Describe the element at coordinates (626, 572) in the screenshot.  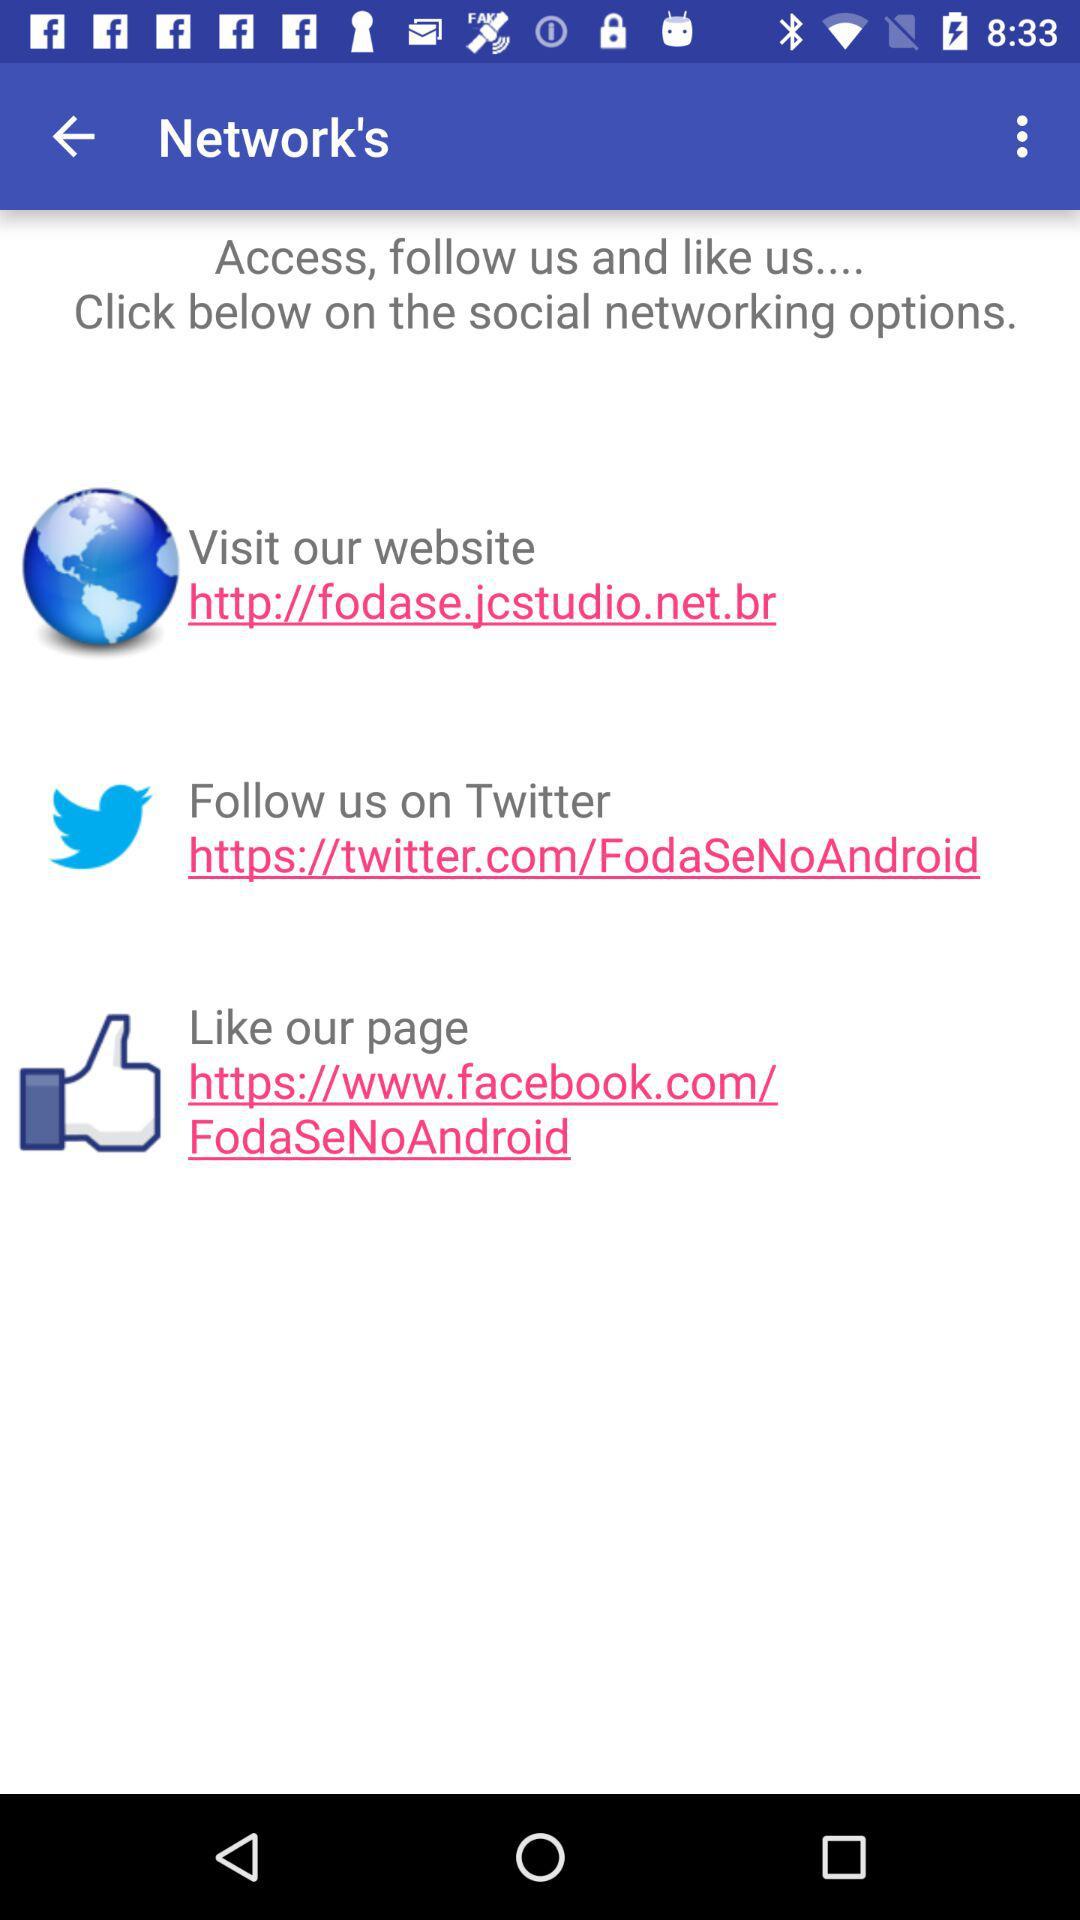
I see `the visit our website` at that location.